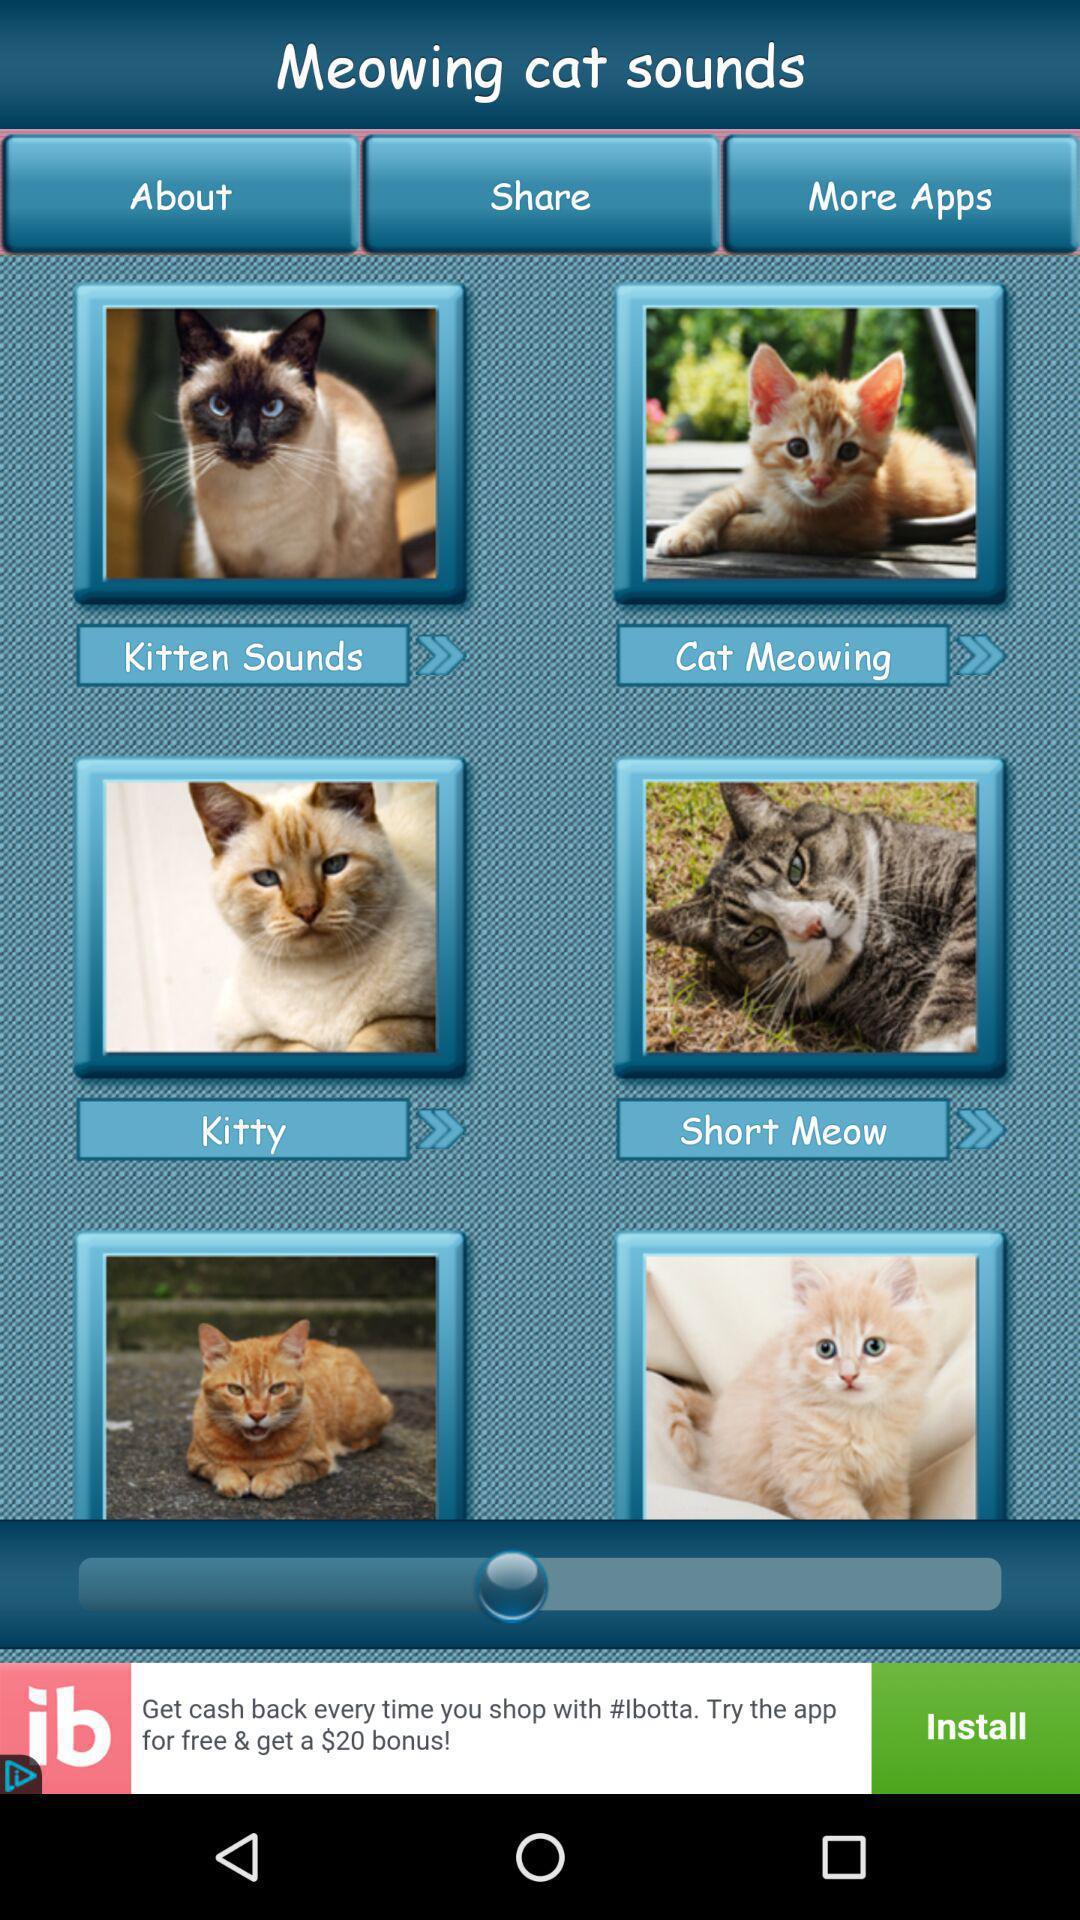  I want to click on cat meowing, so click(979, 654).